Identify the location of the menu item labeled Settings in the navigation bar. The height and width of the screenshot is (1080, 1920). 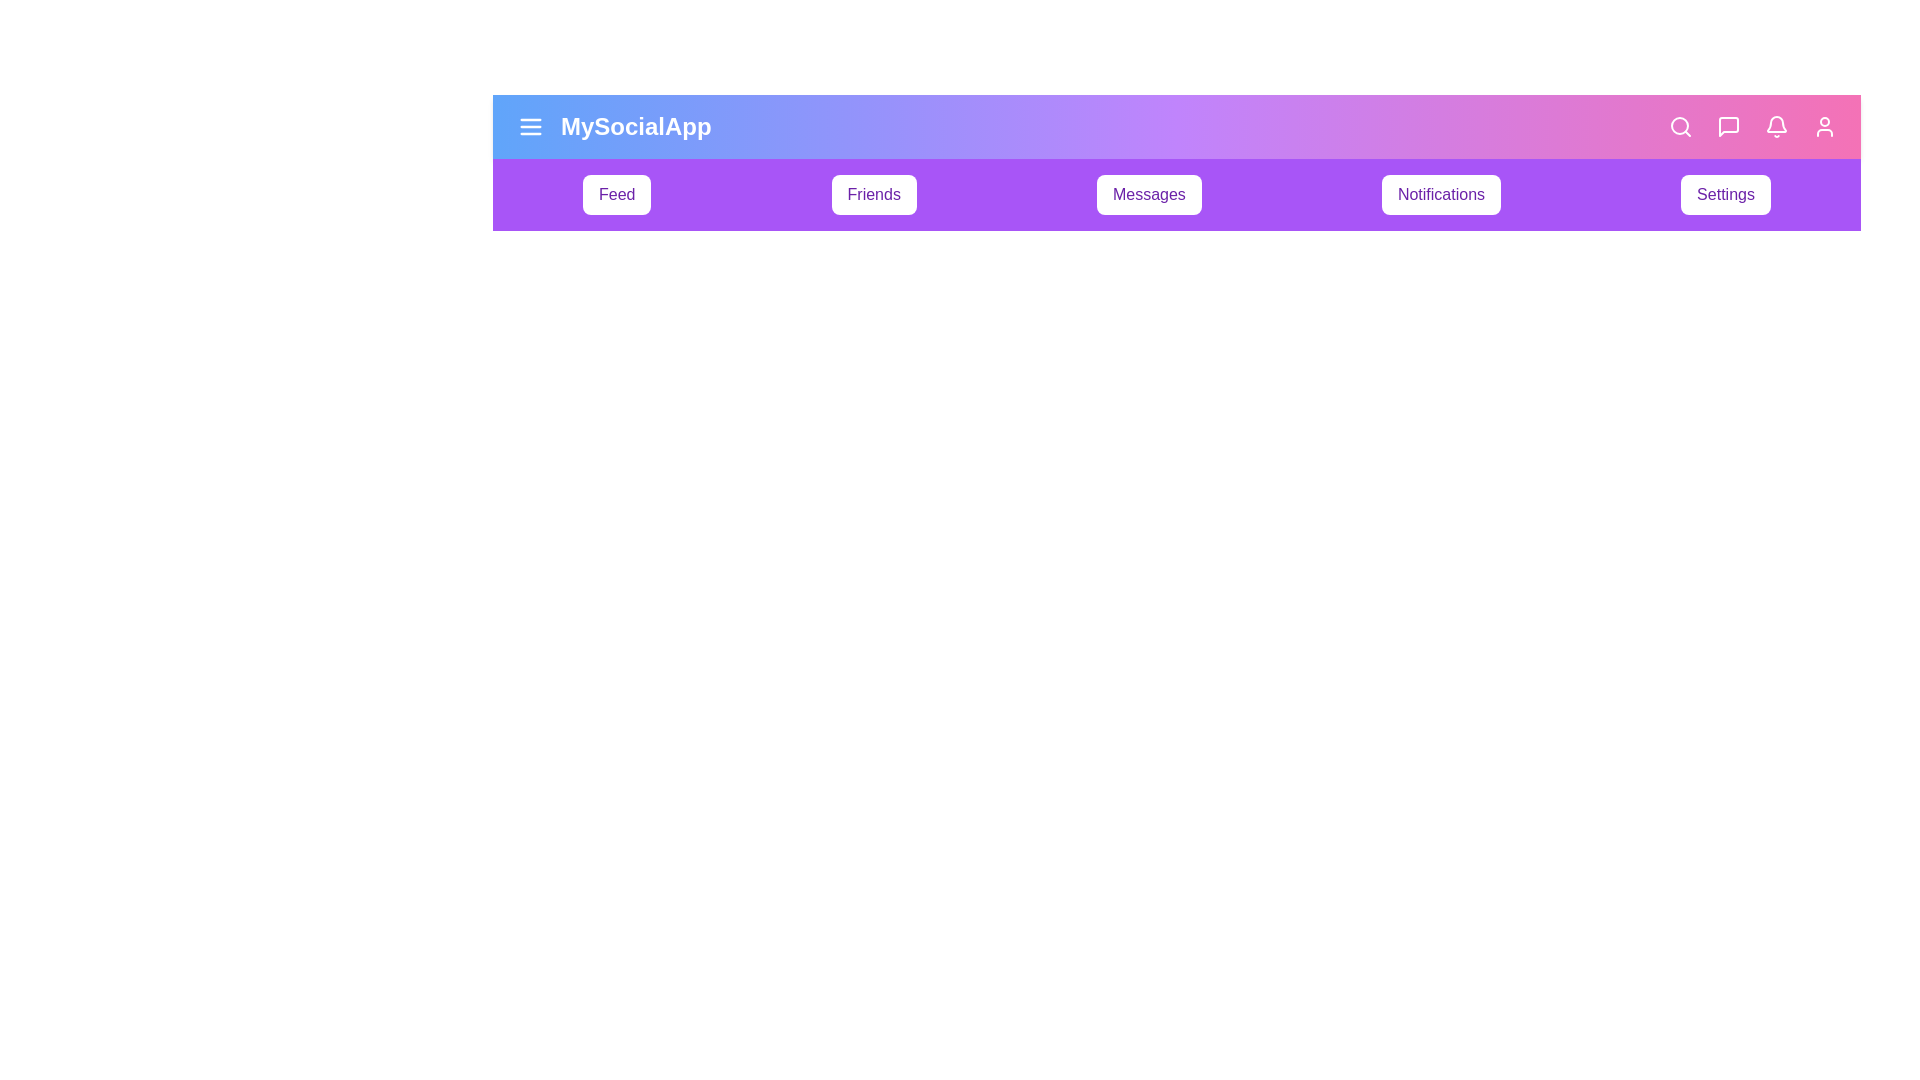
(1725, 195).